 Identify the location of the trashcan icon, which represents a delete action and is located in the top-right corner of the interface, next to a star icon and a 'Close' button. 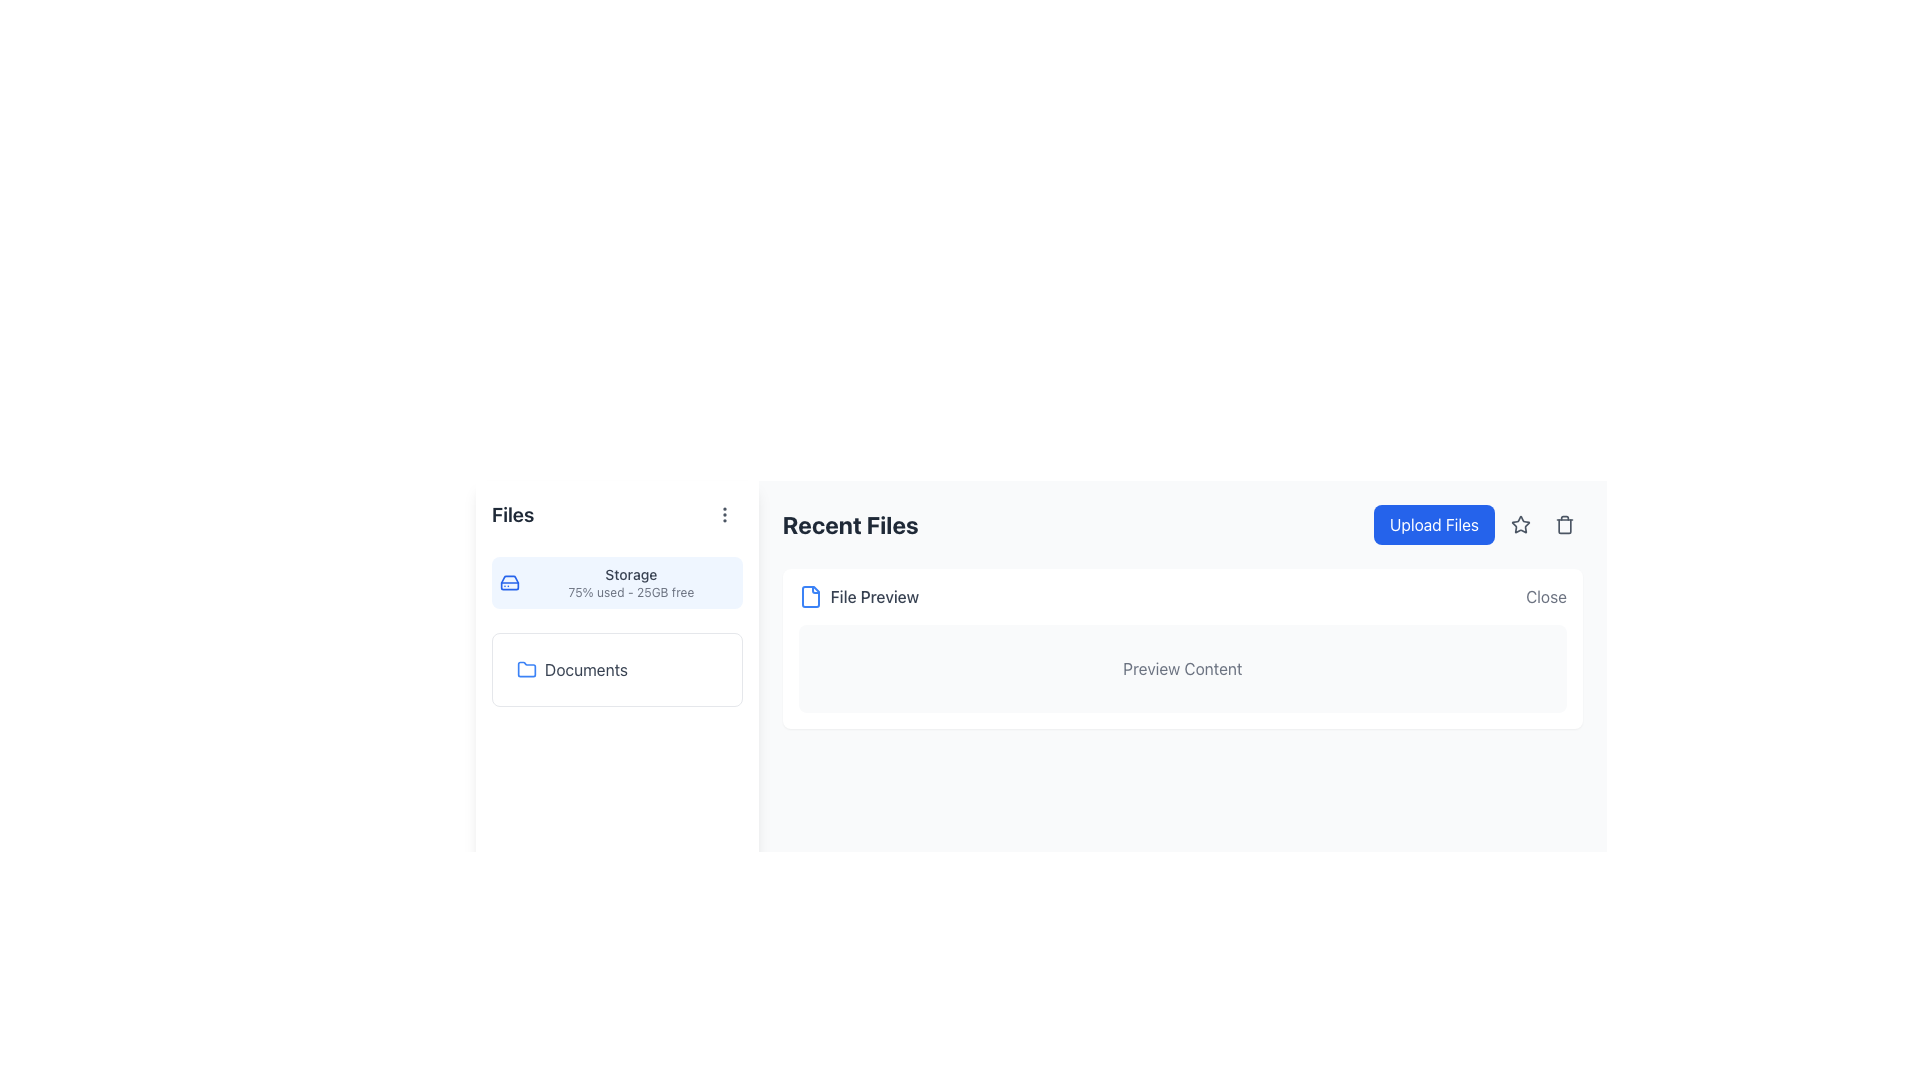
(1563, 524).